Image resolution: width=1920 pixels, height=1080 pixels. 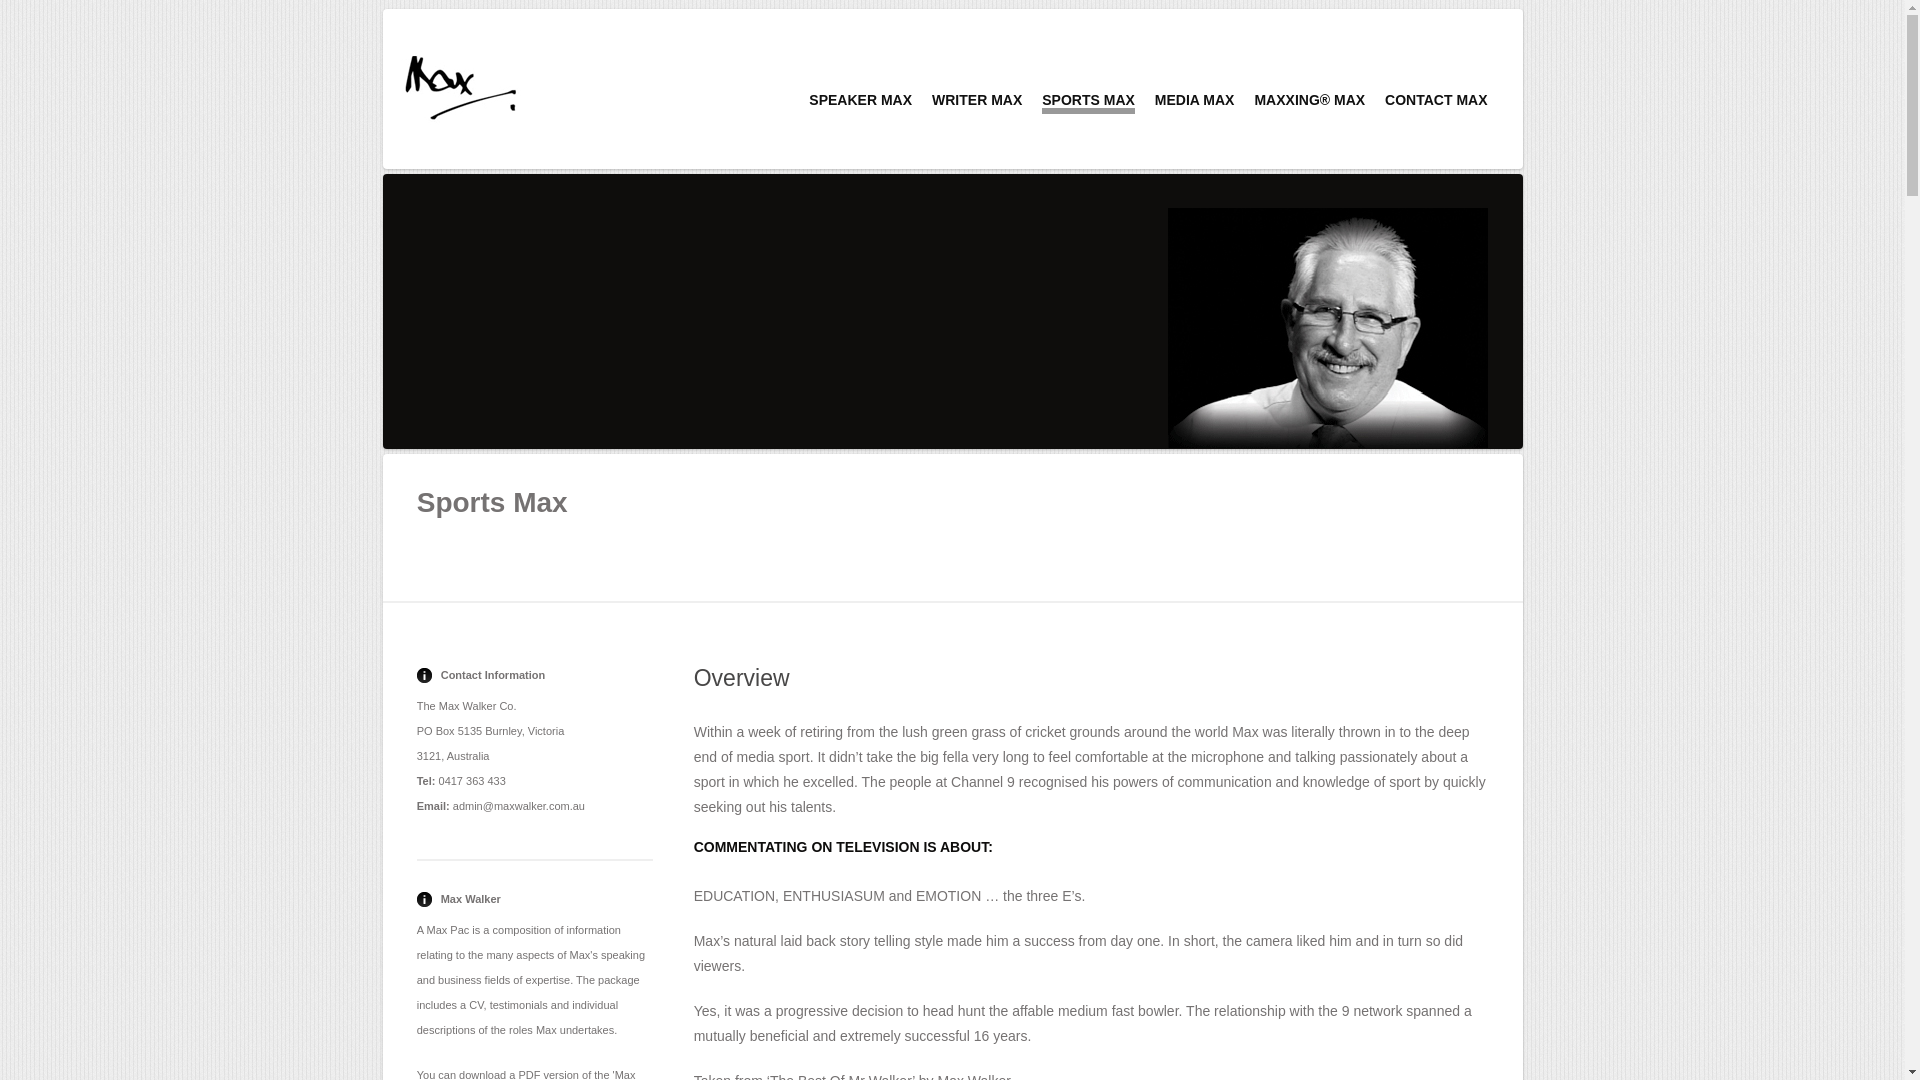 What do you see at coordinates (459, 85) in the screenshot?
I see `'Max Walker'` at bounding box center [459, 85].